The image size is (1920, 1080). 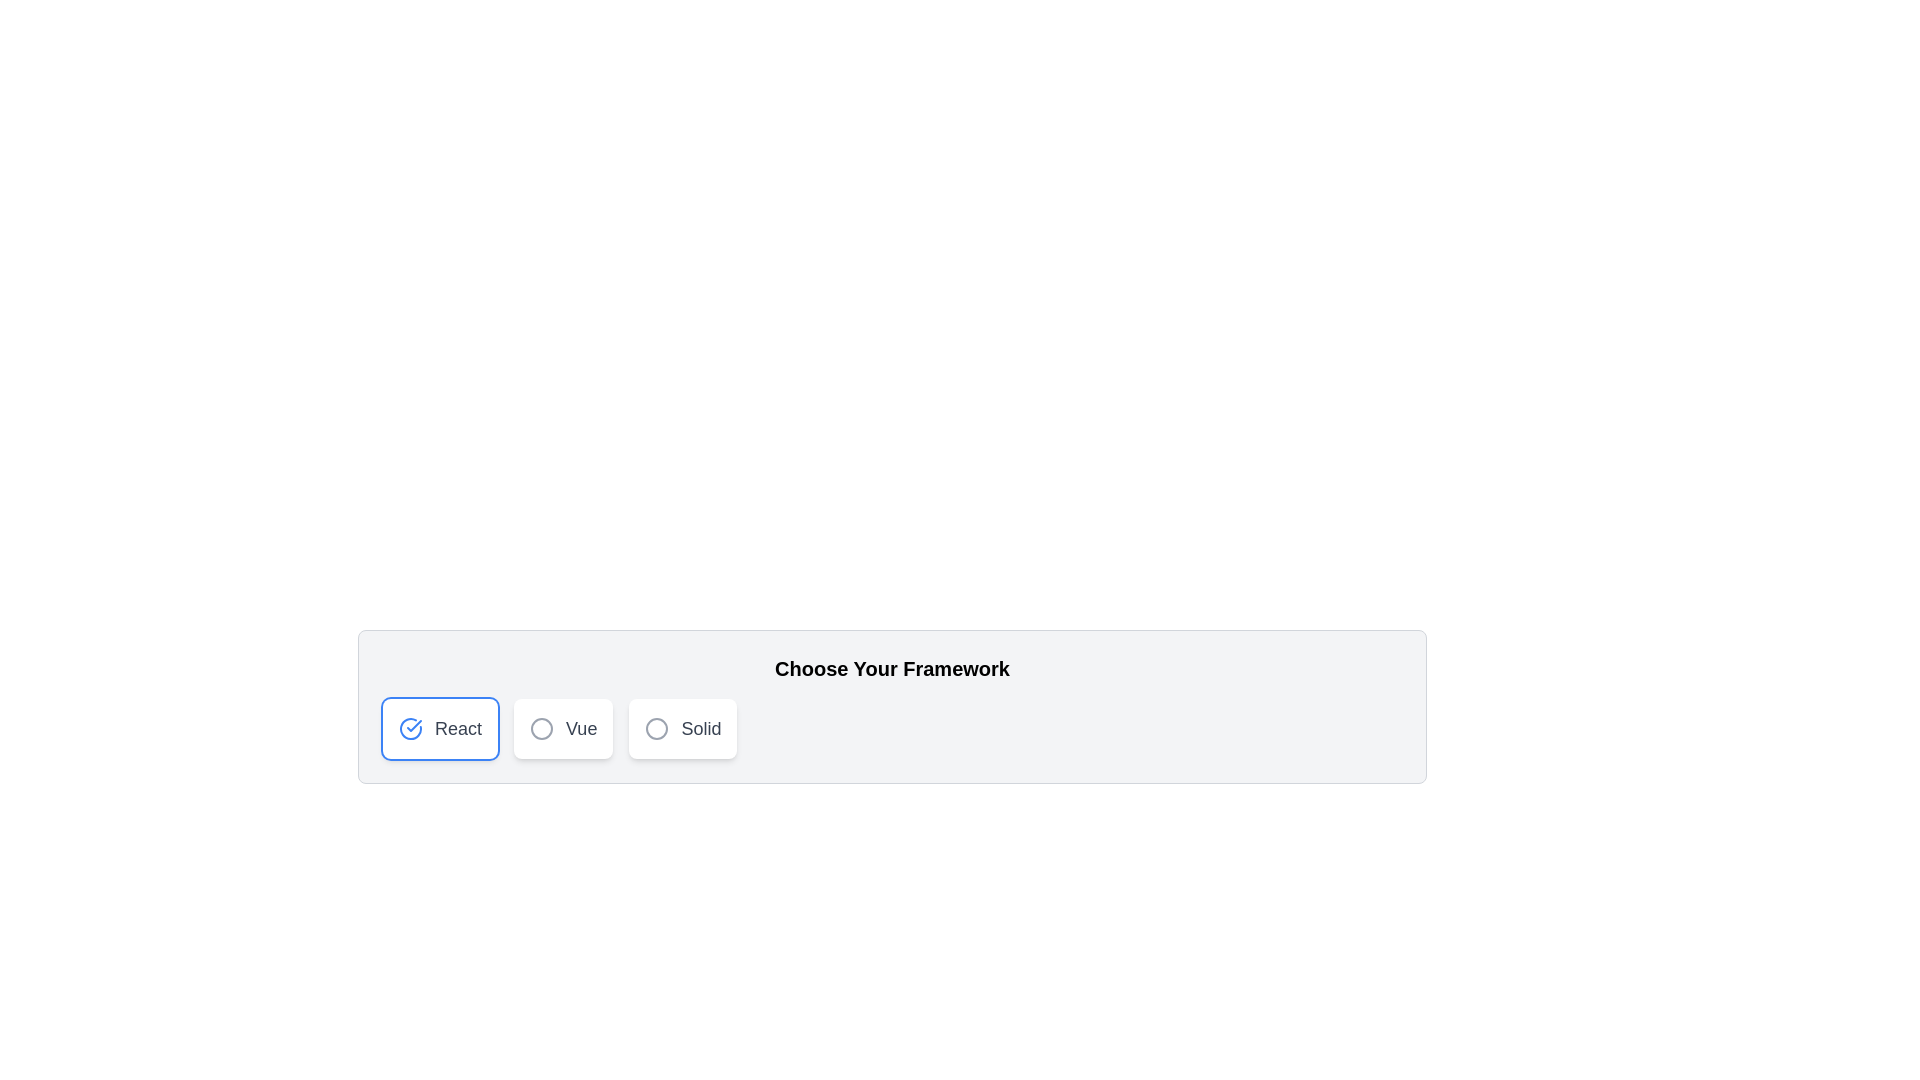 I want to click on the decorative or status indicator icon located on the left side of the 'Vue' button, which is positioned between 'React' and 'Solid' in the framework selection row, so click(x=542, y=729).